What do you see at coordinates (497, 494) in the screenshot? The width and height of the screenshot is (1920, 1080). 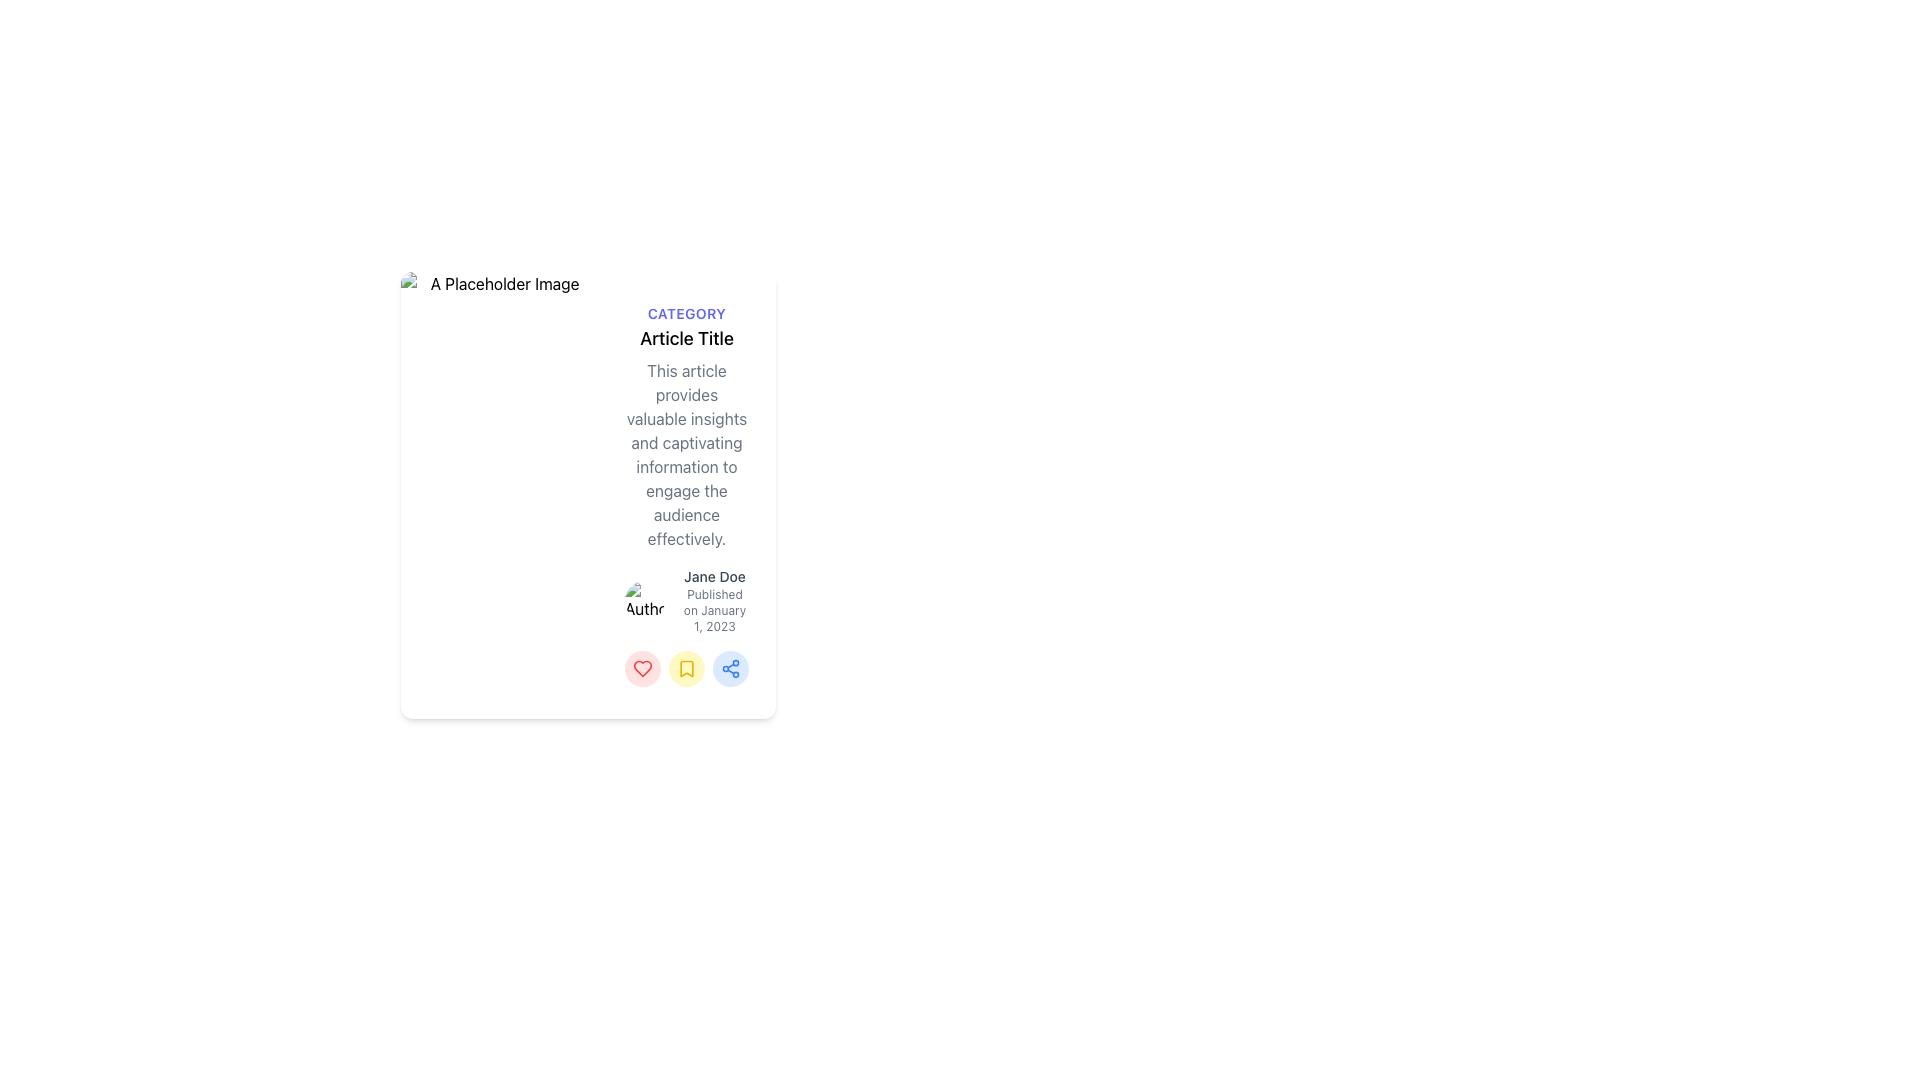 I see `the image labeled 'A Placeholder Image' on the left side of the article entry layout` at bounding box center [497, 494].